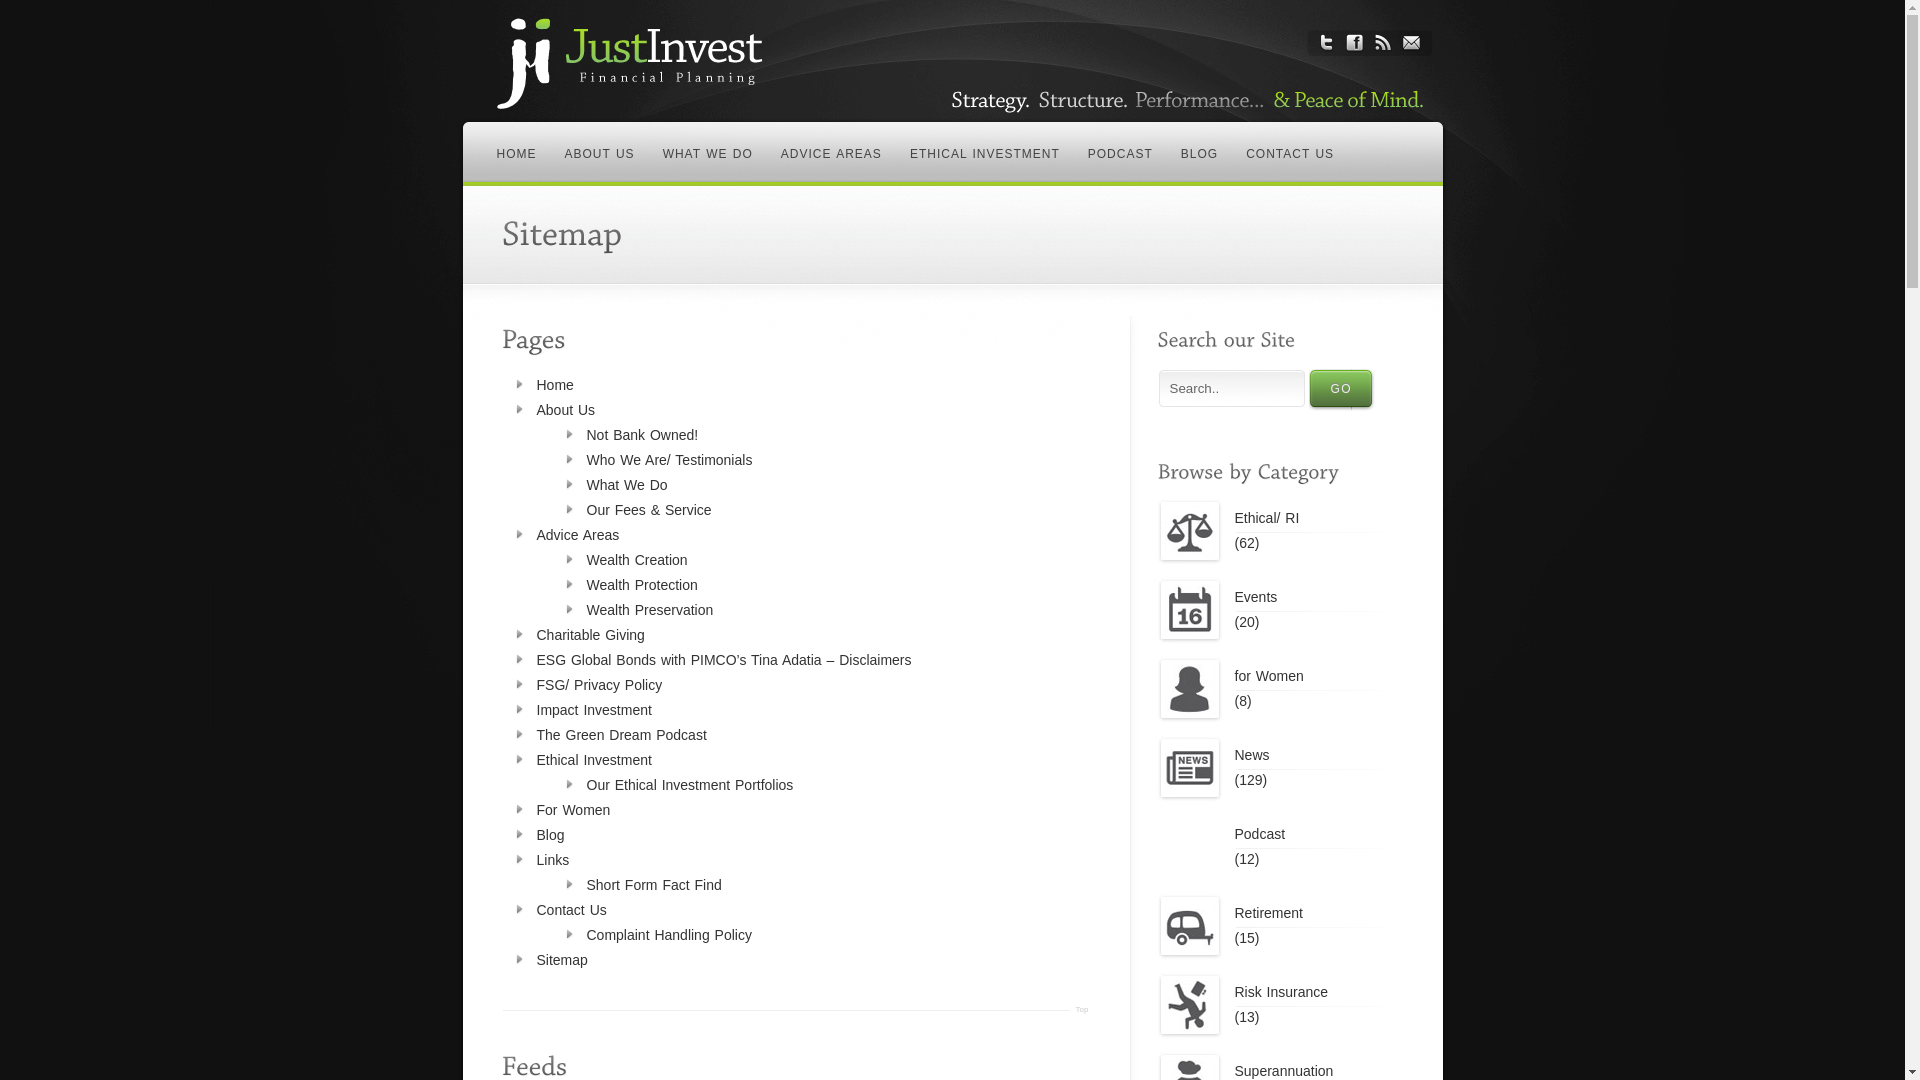  I want to click on 'Links', so click(552, 859).